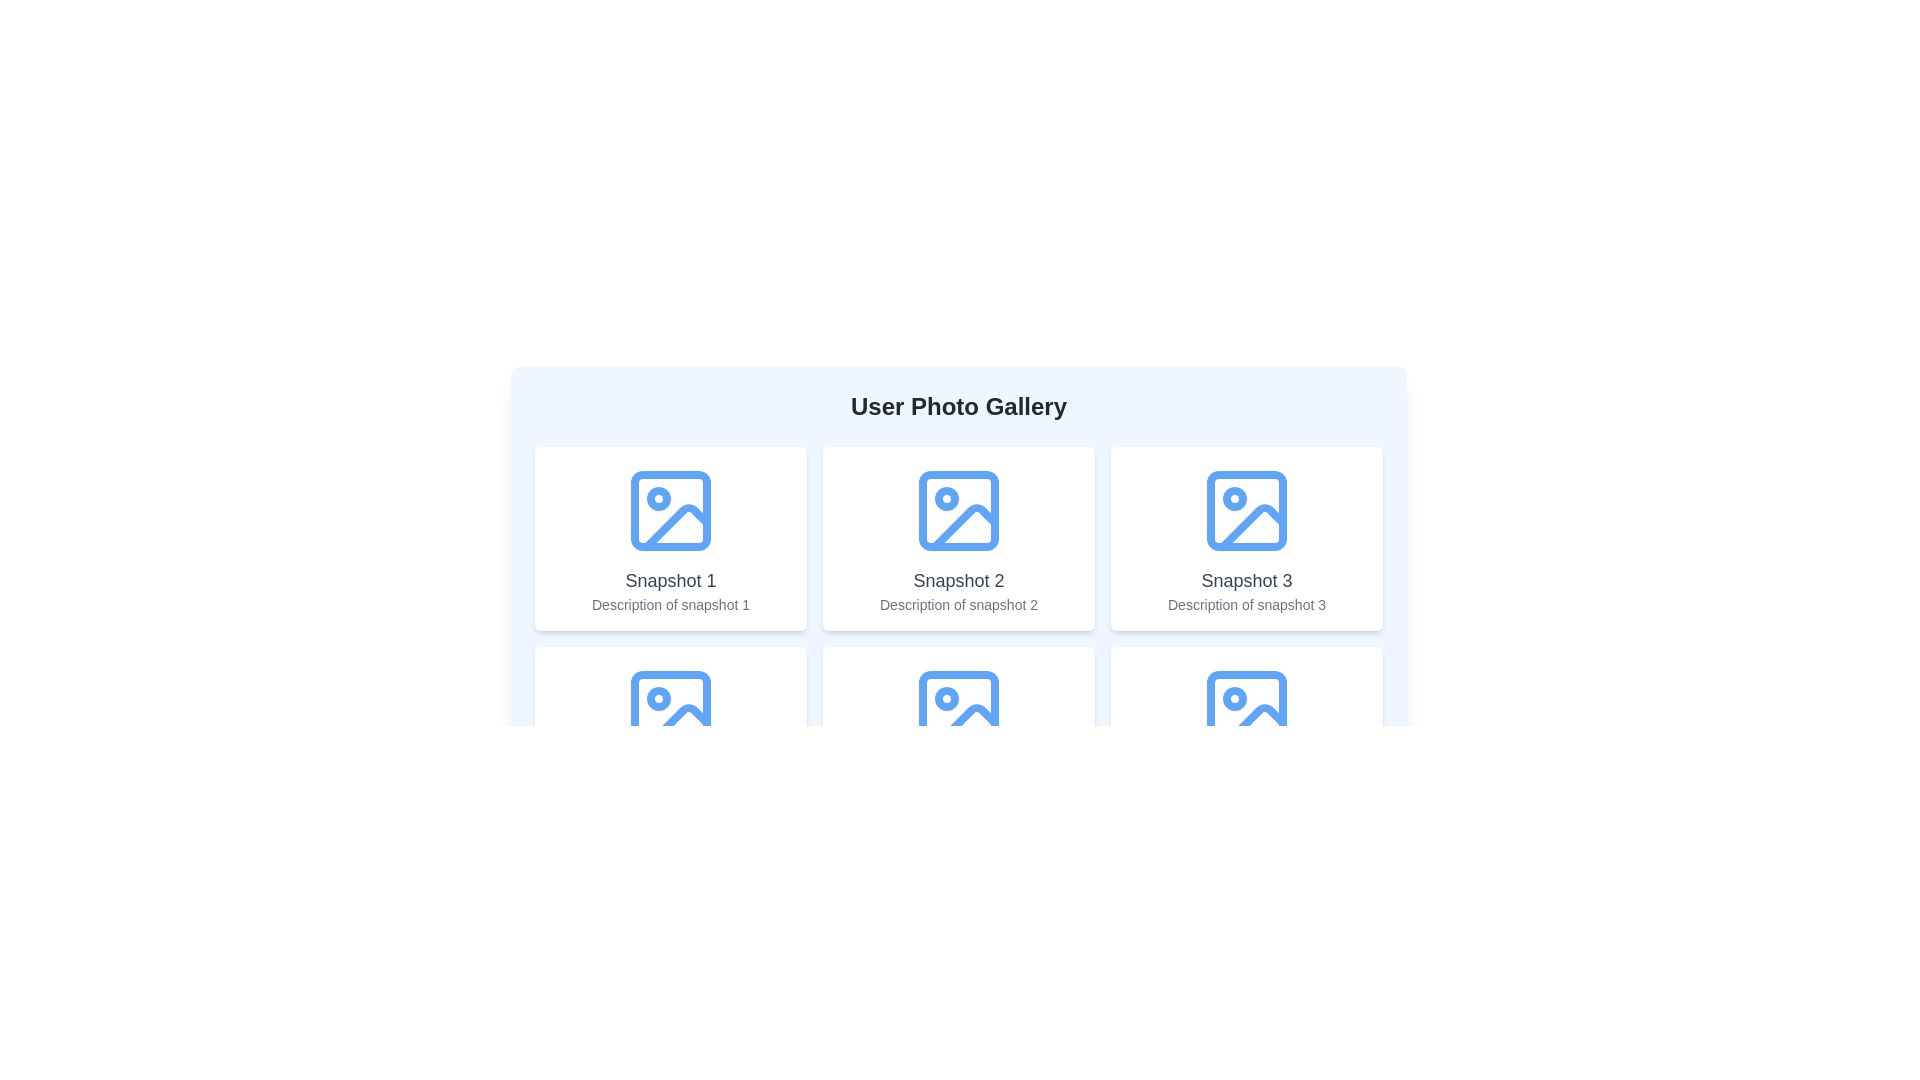 The width and height of the screenshot is (1920, 1080). I want to click on the small circular SVG Circle element located at the top-left portion within the second image icon of the first row in the grid layout, so click(945, 497).